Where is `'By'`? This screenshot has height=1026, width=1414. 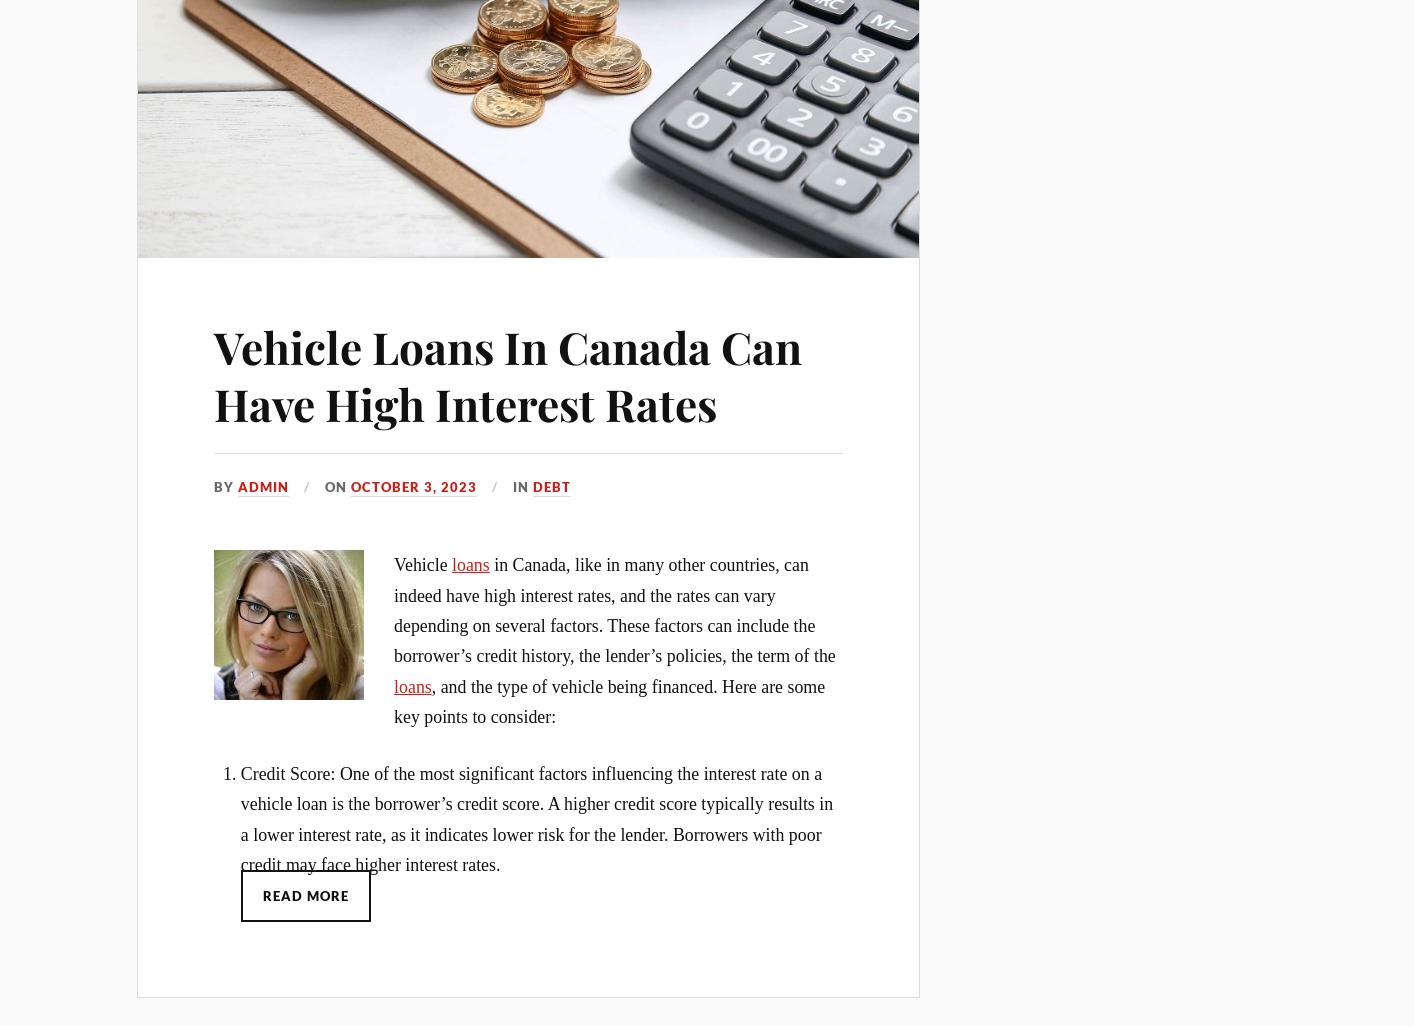
'By' is located at coordinates (224, 485).